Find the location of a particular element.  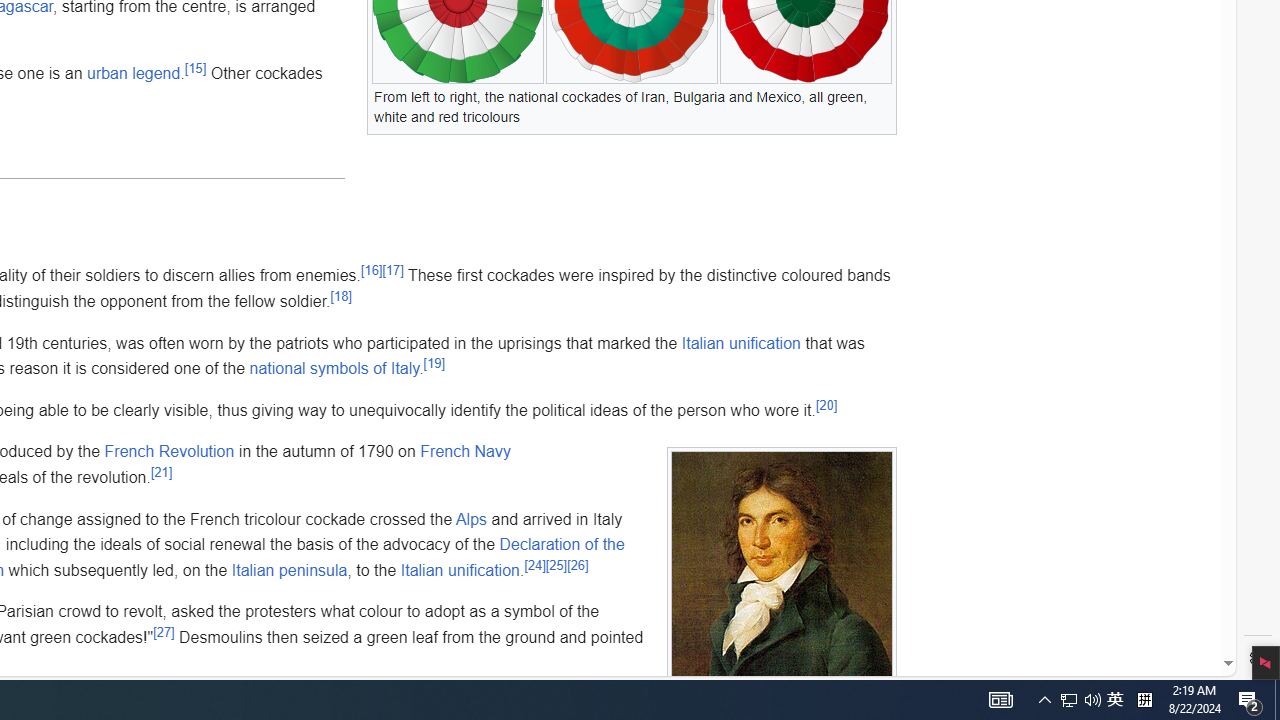

'[27]' is located at coordinates (164, 632).